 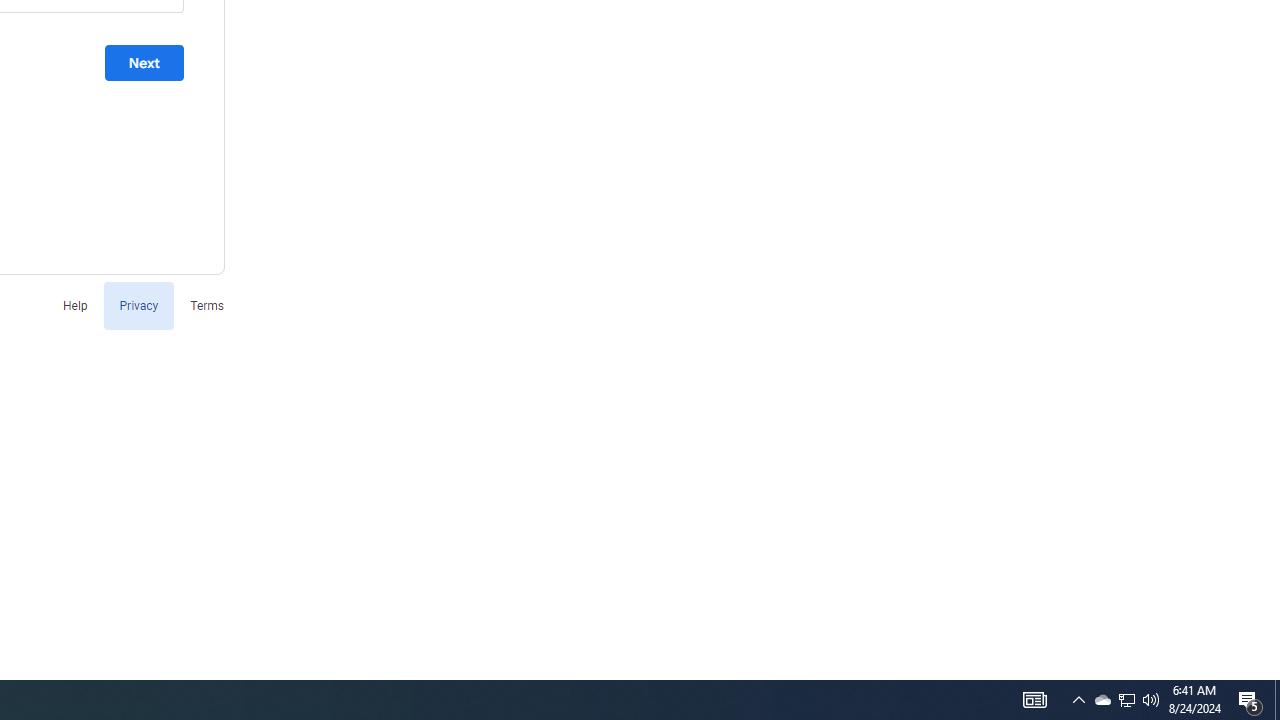 I want to click on 'Terms', so click(x=207, y=305).